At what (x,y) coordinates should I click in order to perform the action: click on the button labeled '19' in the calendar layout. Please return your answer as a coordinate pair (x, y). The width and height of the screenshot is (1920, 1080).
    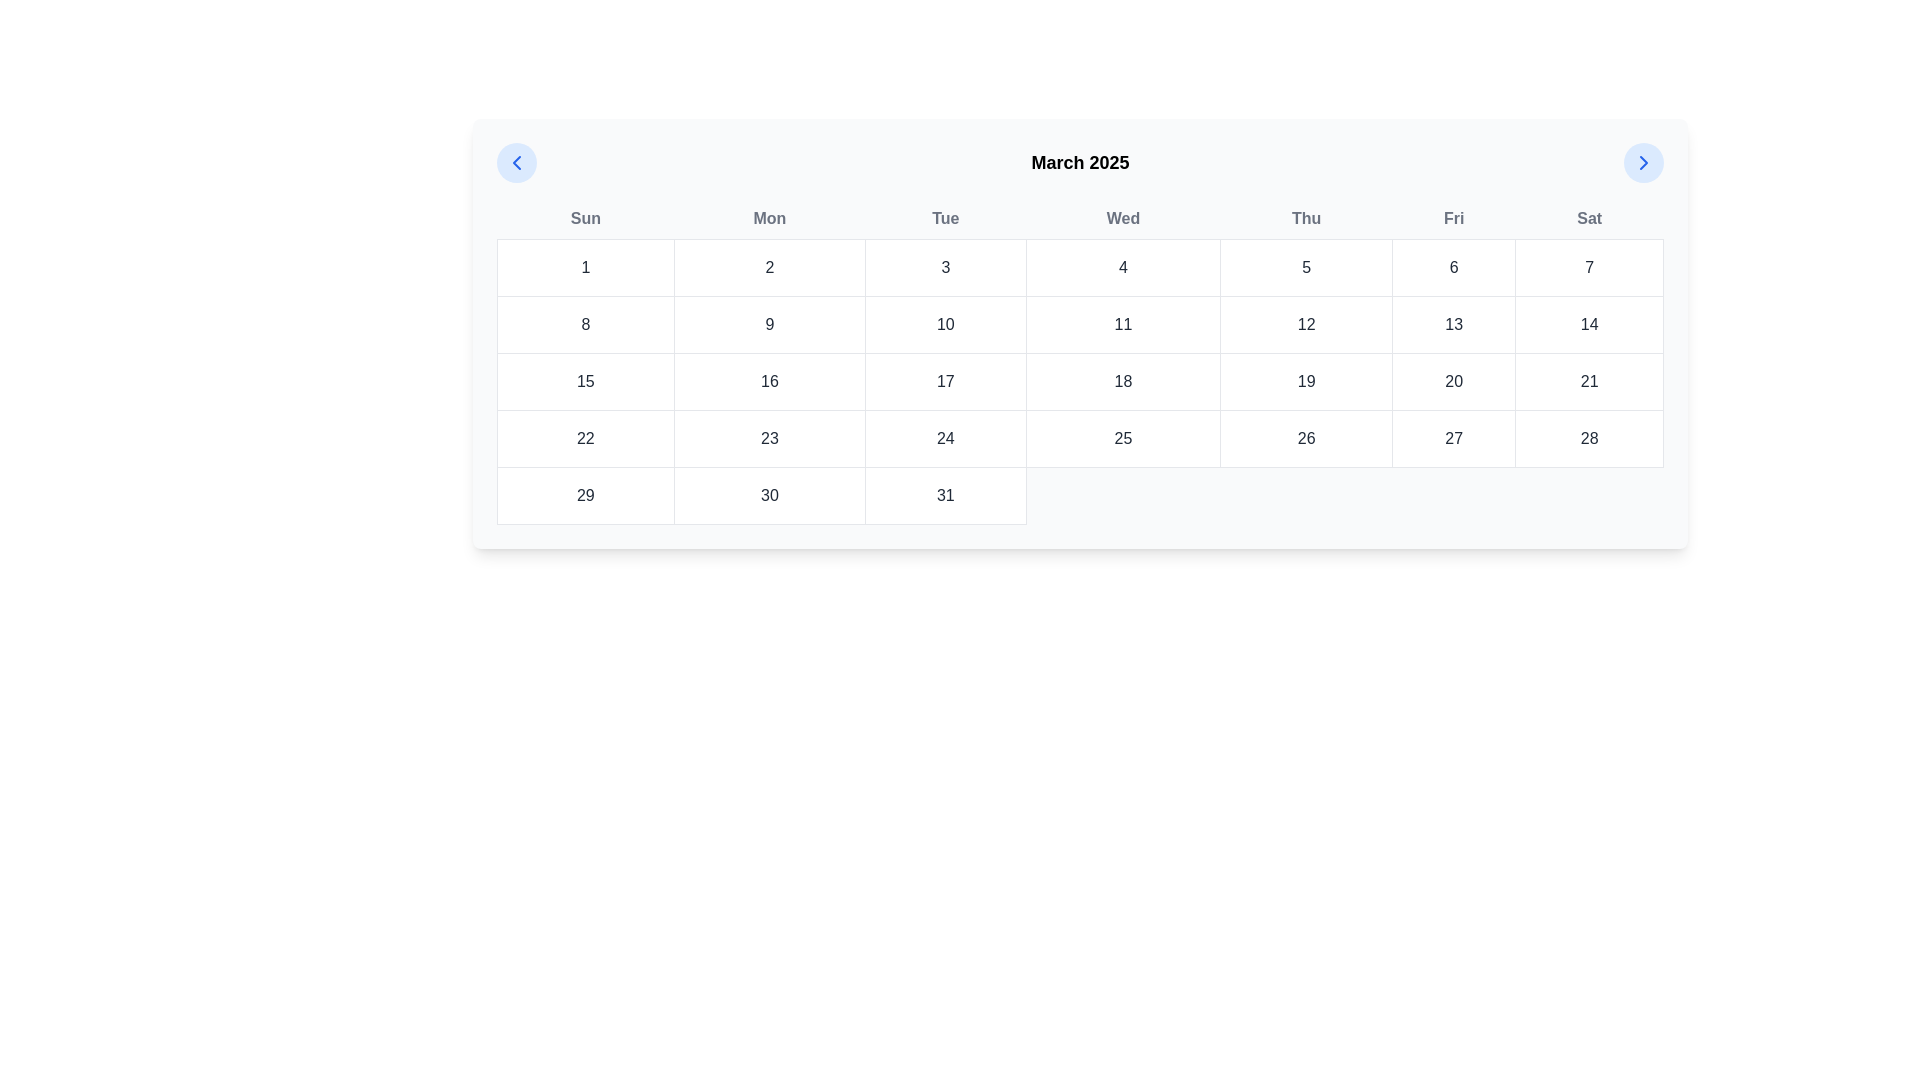
    Looking at the image, I should click on (1306, 381).